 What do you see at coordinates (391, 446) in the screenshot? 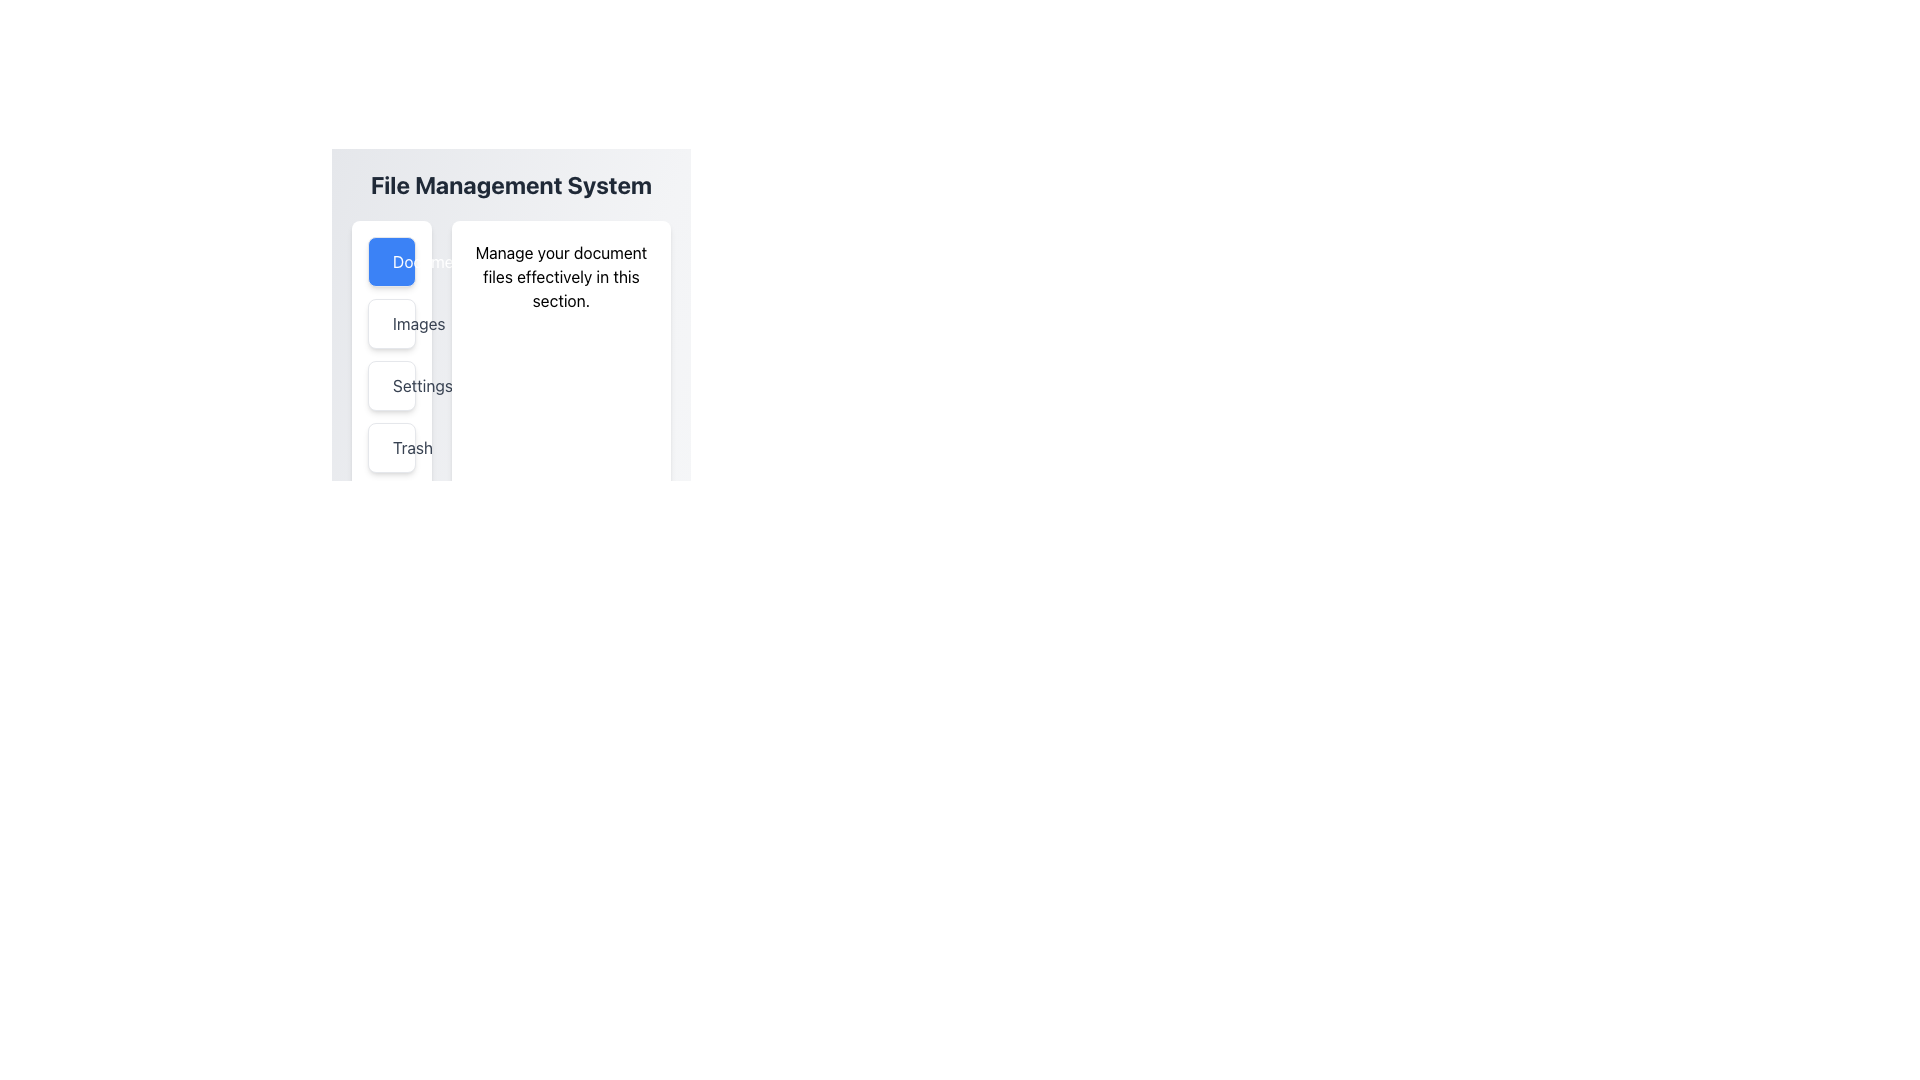
I see `the 'Trash' button, which is the fourth button under the 'File Management System' heading` at bounding box center [391, 446].